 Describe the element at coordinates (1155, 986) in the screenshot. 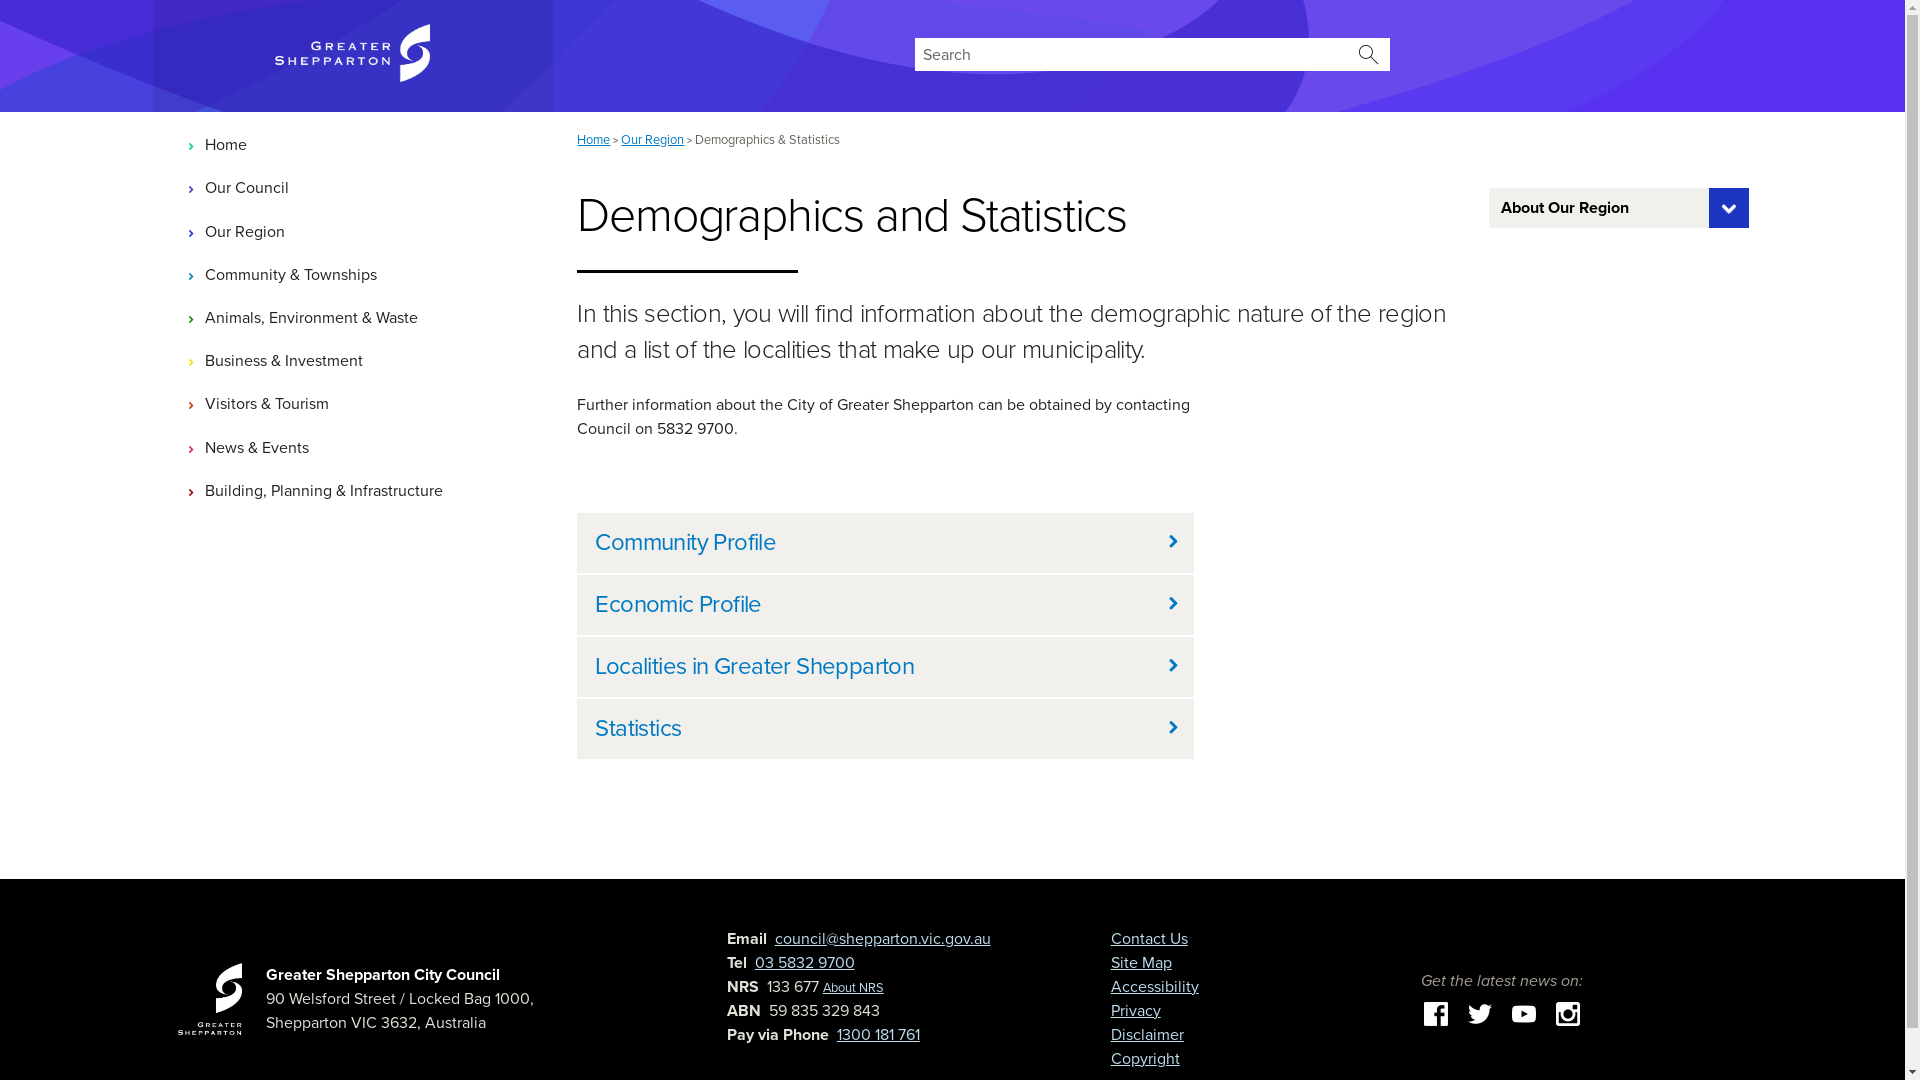

I see `'Accessibility'` at that location.